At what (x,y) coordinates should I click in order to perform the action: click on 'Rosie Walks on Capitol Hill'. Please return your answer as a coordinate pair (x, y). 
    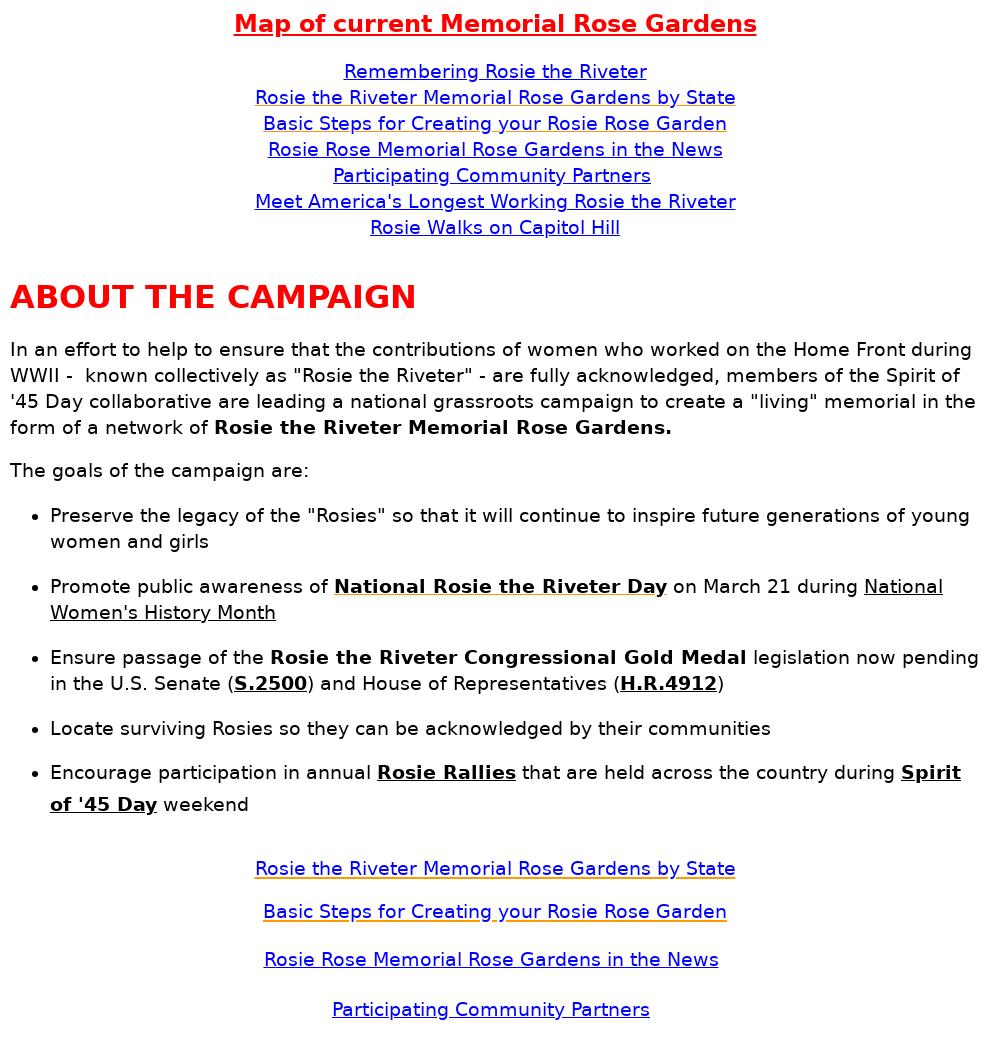
    Looking at the image, I should click on (495, 227).